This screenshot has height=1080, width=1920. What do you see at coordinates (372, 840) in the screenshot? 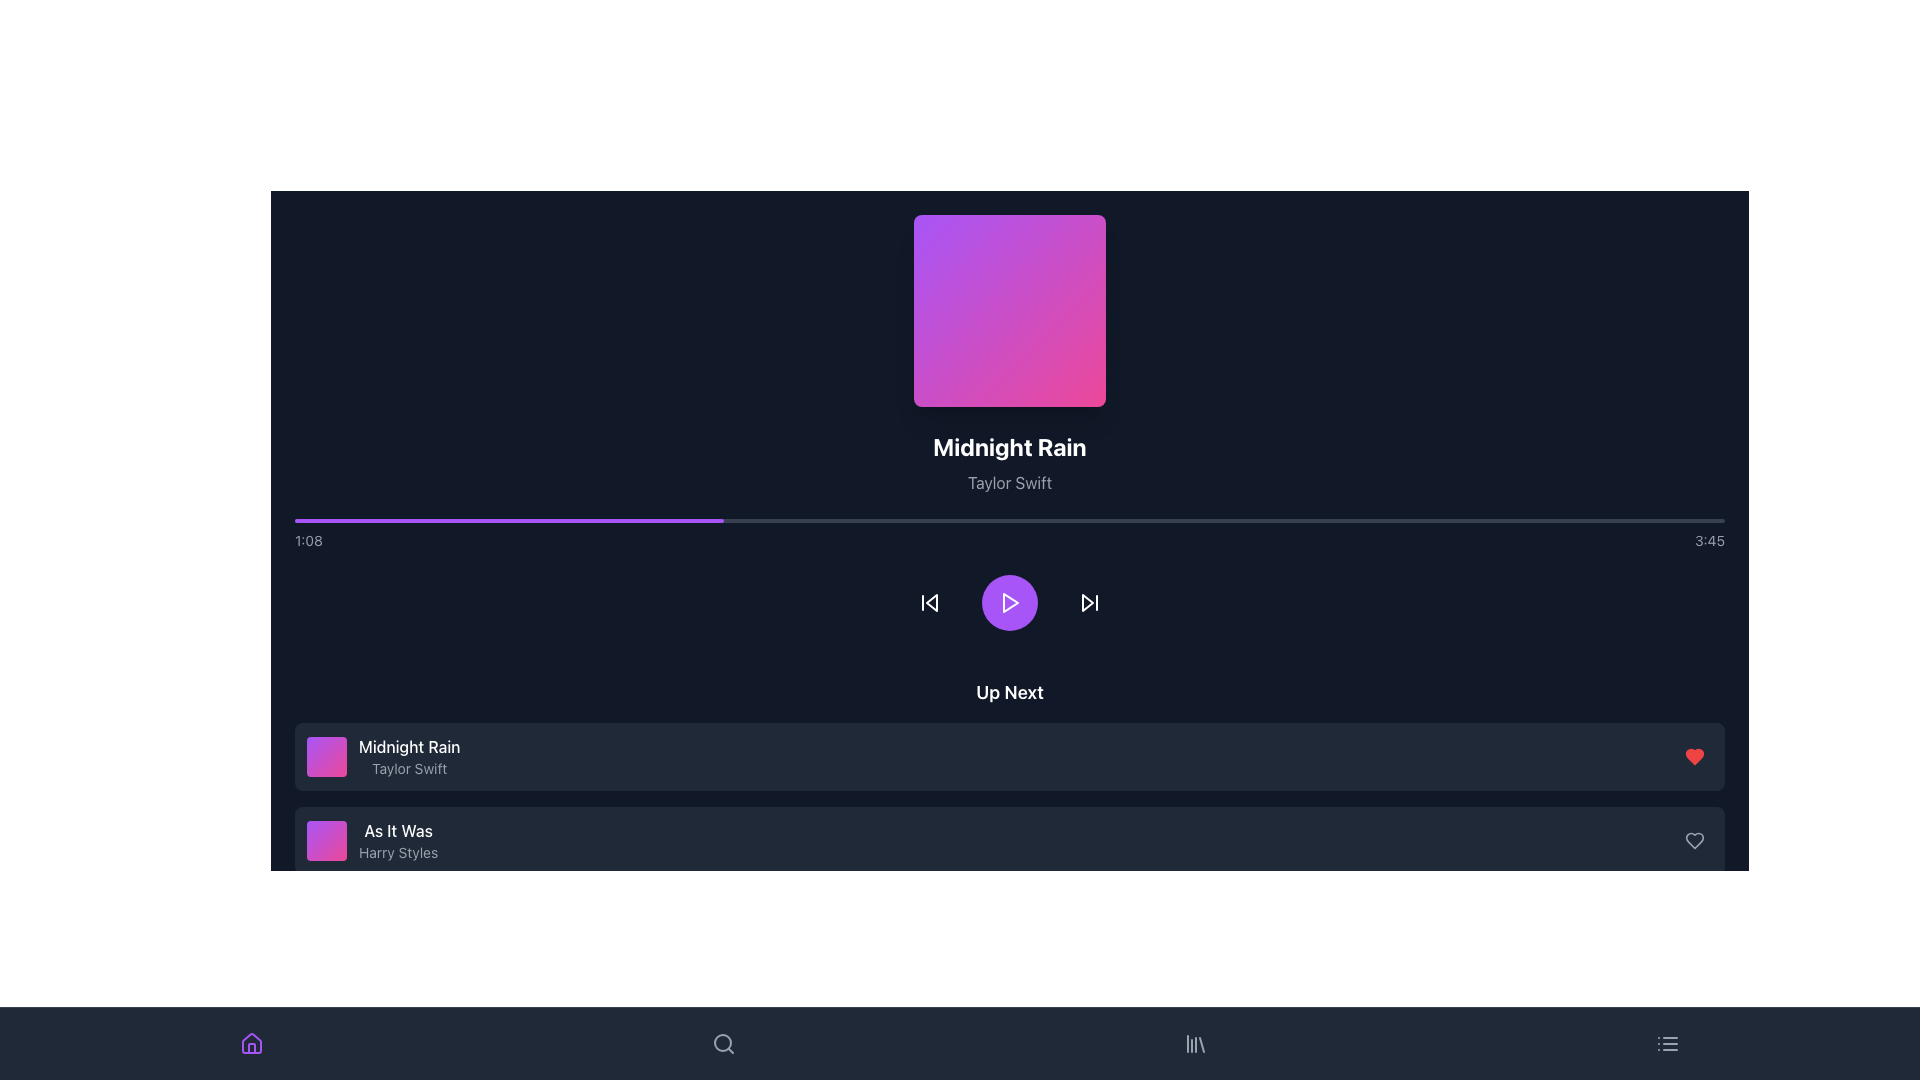
I see `the music track entry` at bounding box center [372, 840].